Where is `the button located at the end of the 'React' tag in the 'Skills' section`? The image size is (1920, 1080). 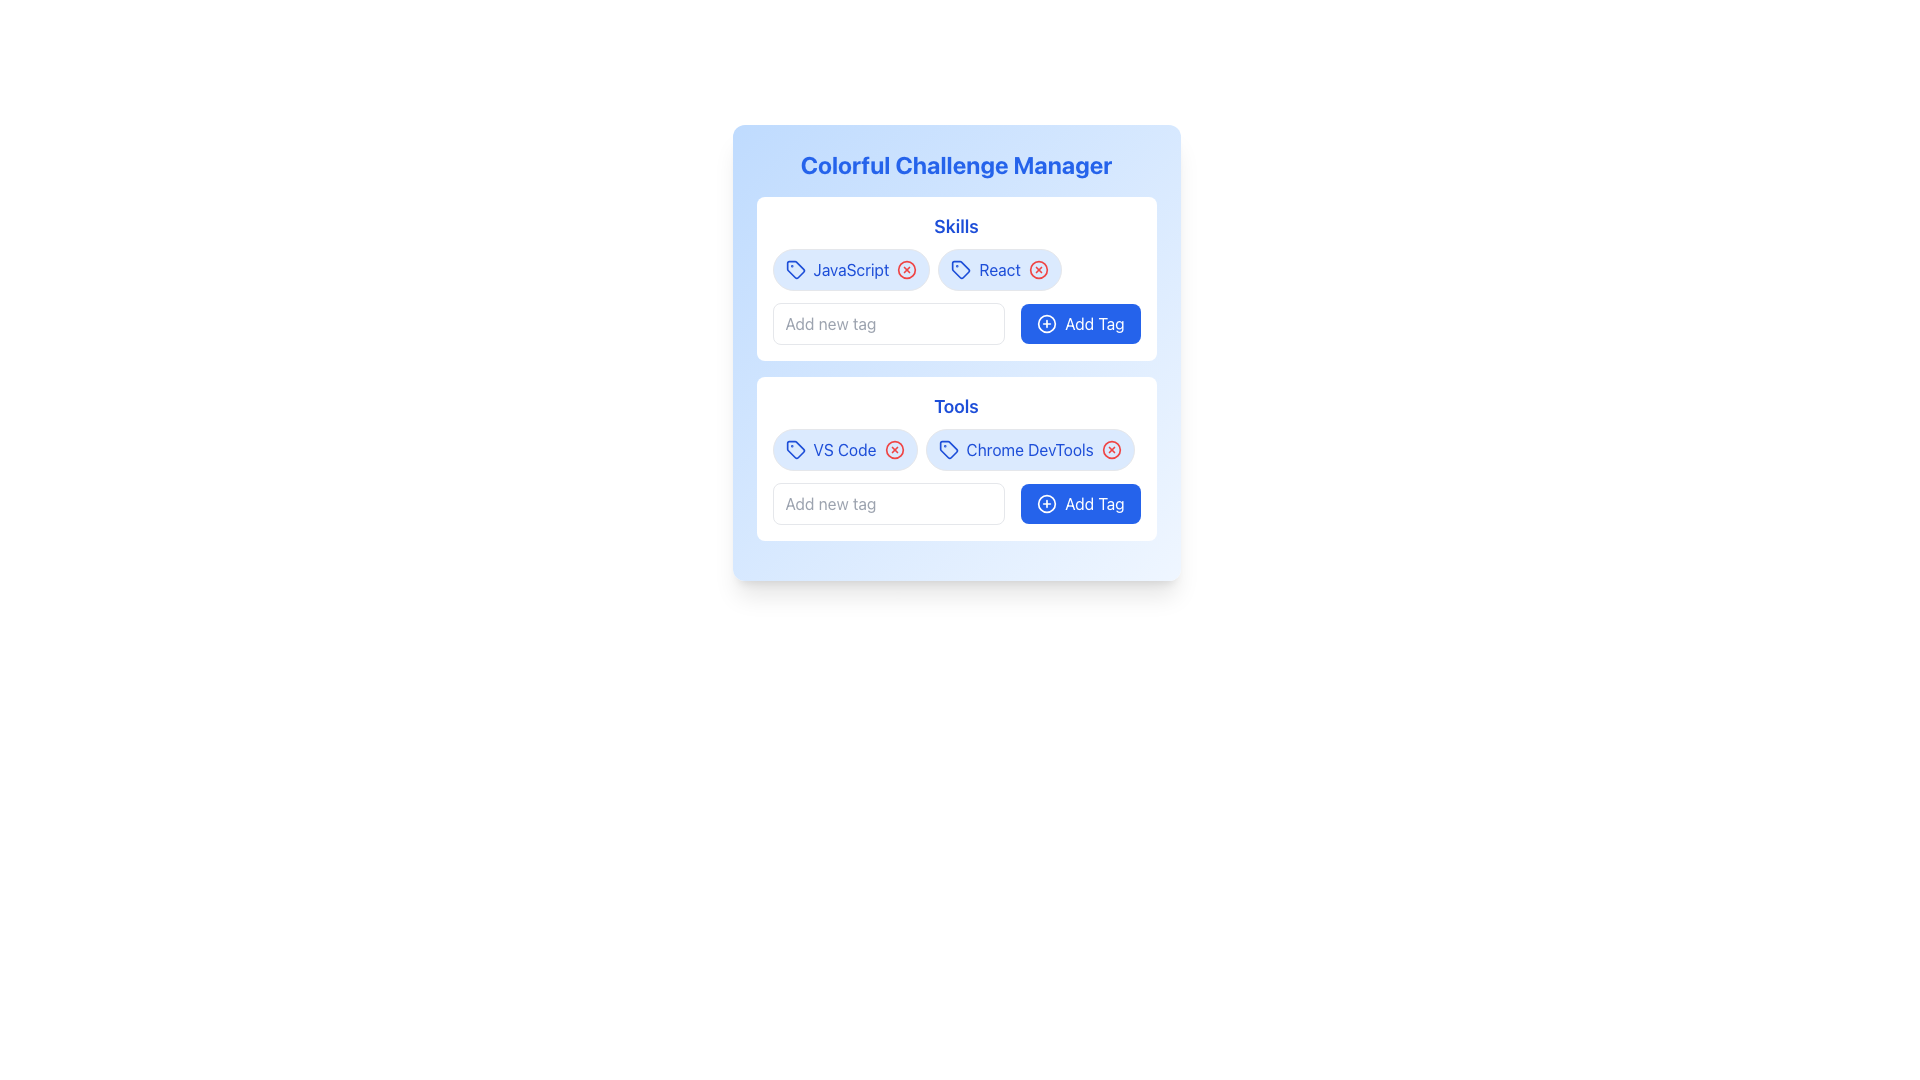 the button located at the end of the 'React' tag in the 'Skills' section is located at coordinates (1039, 270).